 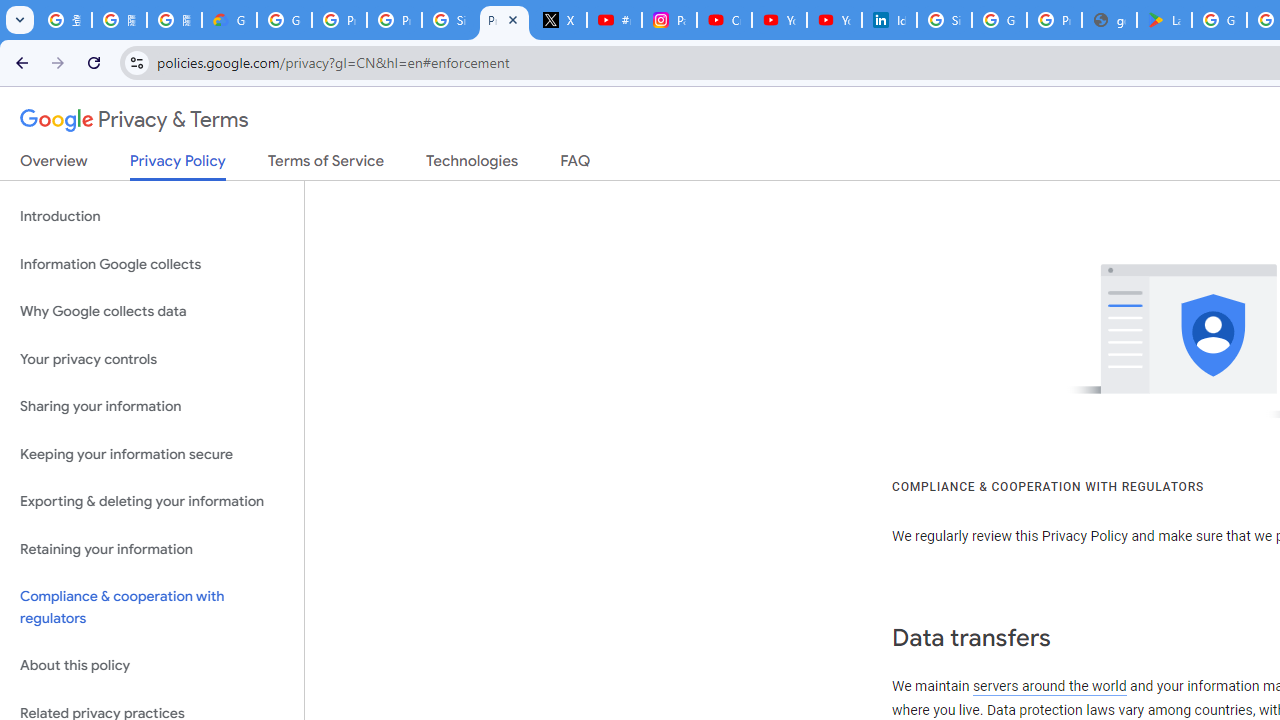 I want to click on '#nbabasketballhighlights - YouTube', so click(x=614, y=20).